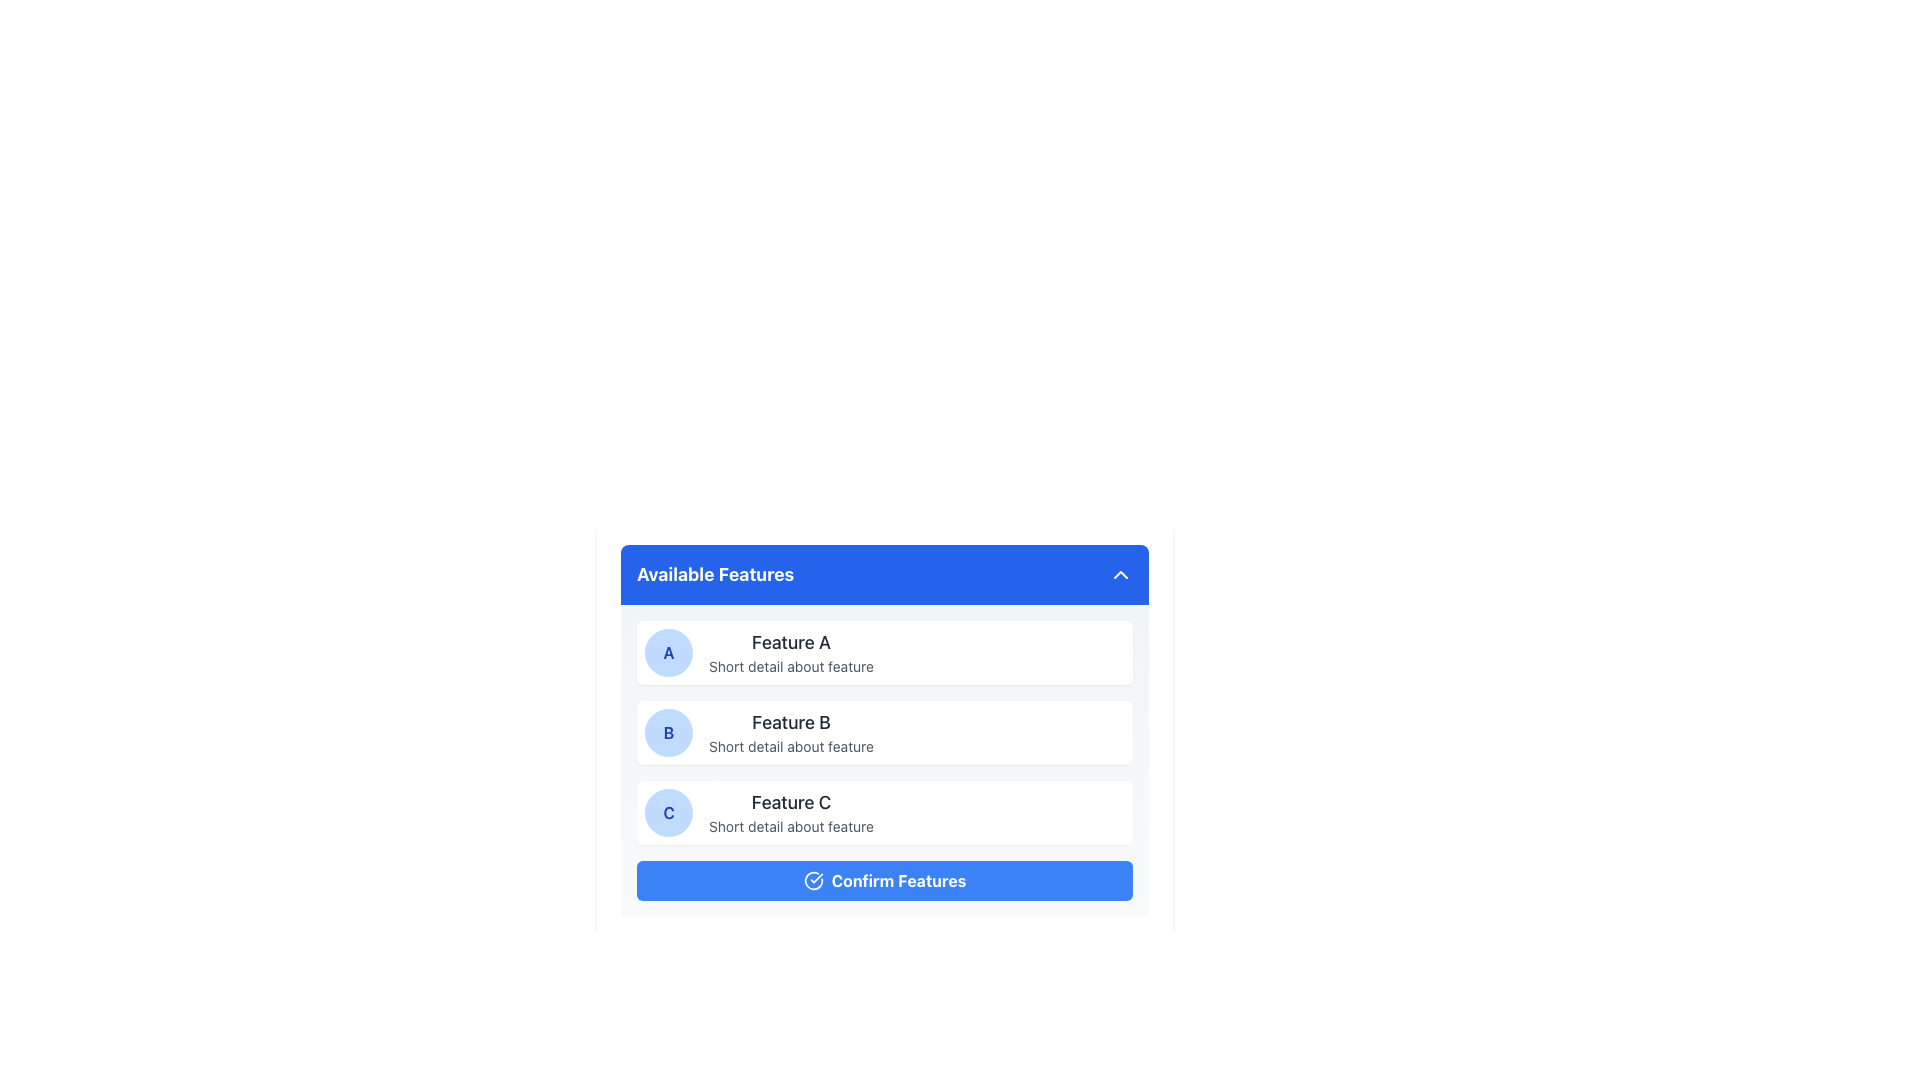  What do you see at coordinates (813, 879) in the screenshot?
I see `the confirmation icon located to the left of the text 'Confirm Features' within the blue button at the bottom of the feature selection card` at bounding box center [813, 879].